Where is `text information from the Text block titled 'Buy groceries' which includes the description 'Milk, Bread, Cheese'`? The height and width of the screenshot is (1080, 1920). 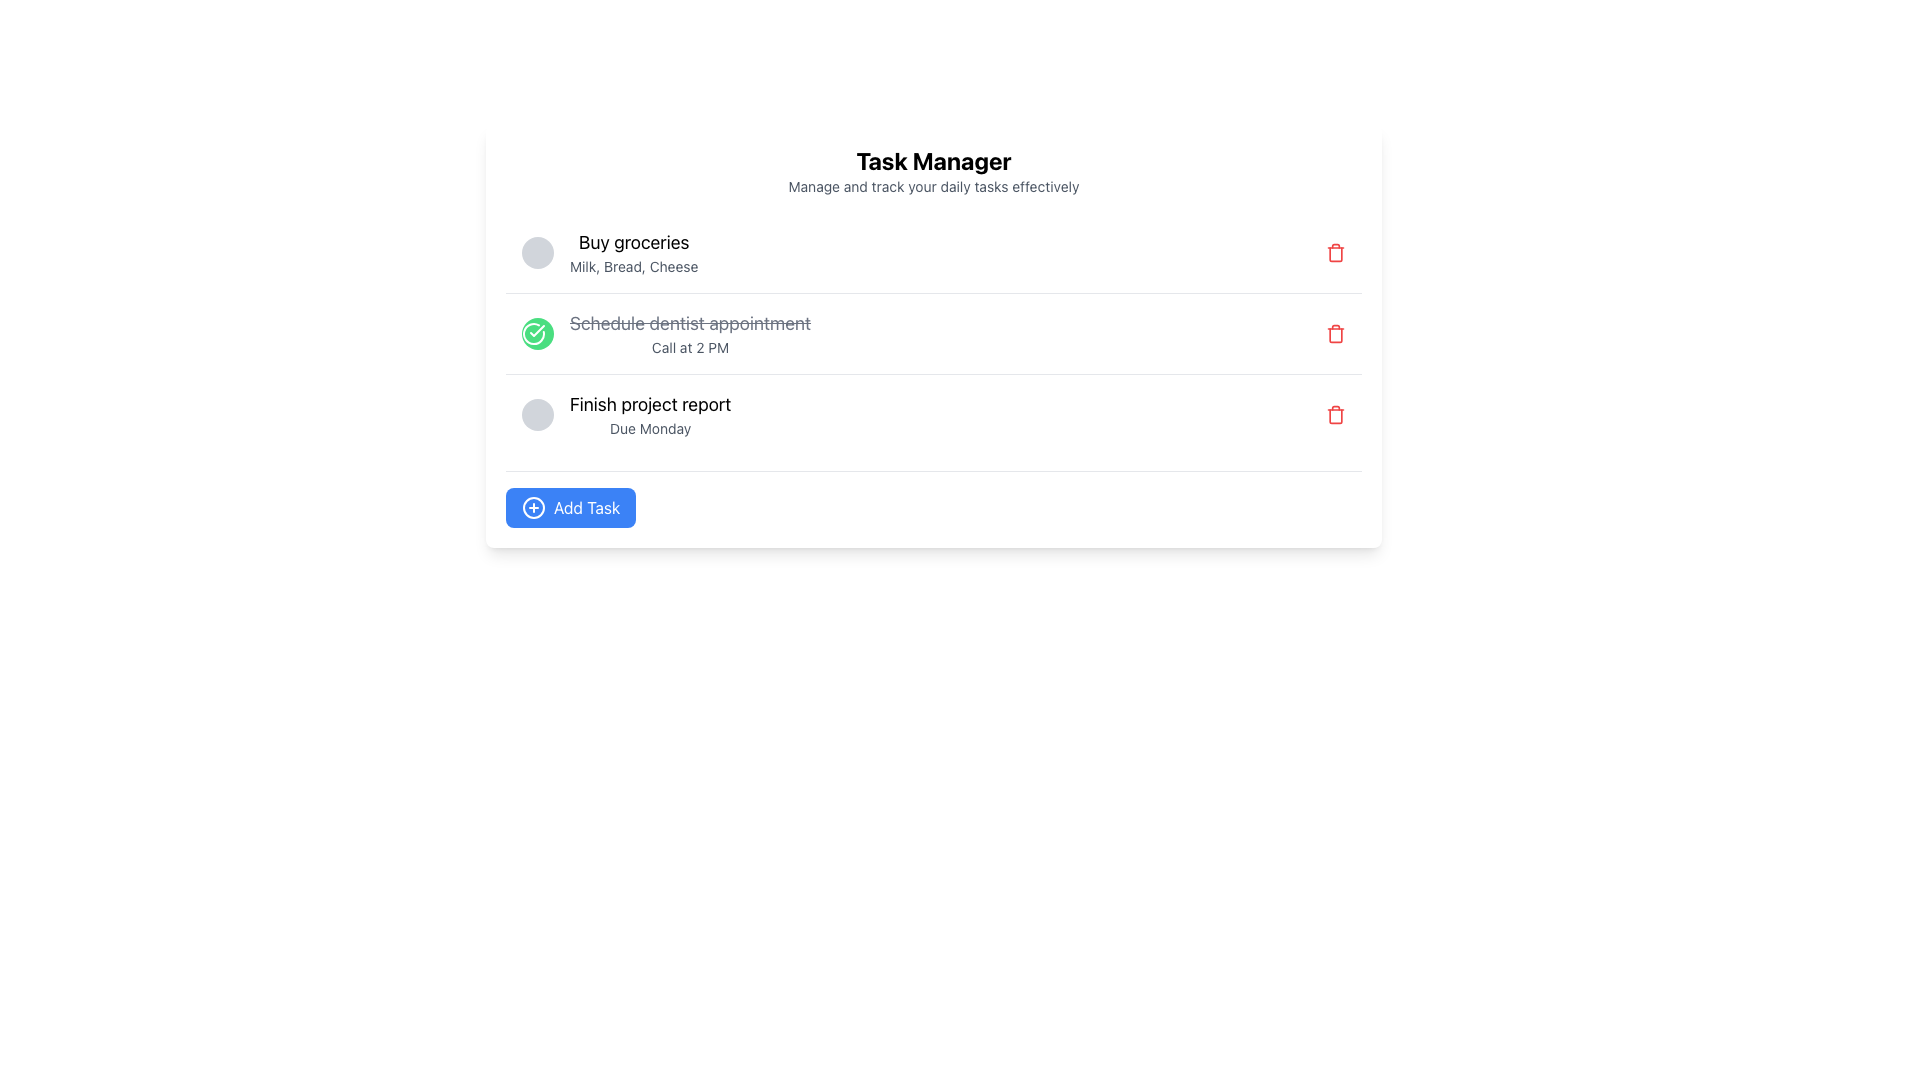 text information from the Text block titled 'Buy groceries' which includes the description 'Milk, Bread, Cheese' is located at coordinates (633, 252).